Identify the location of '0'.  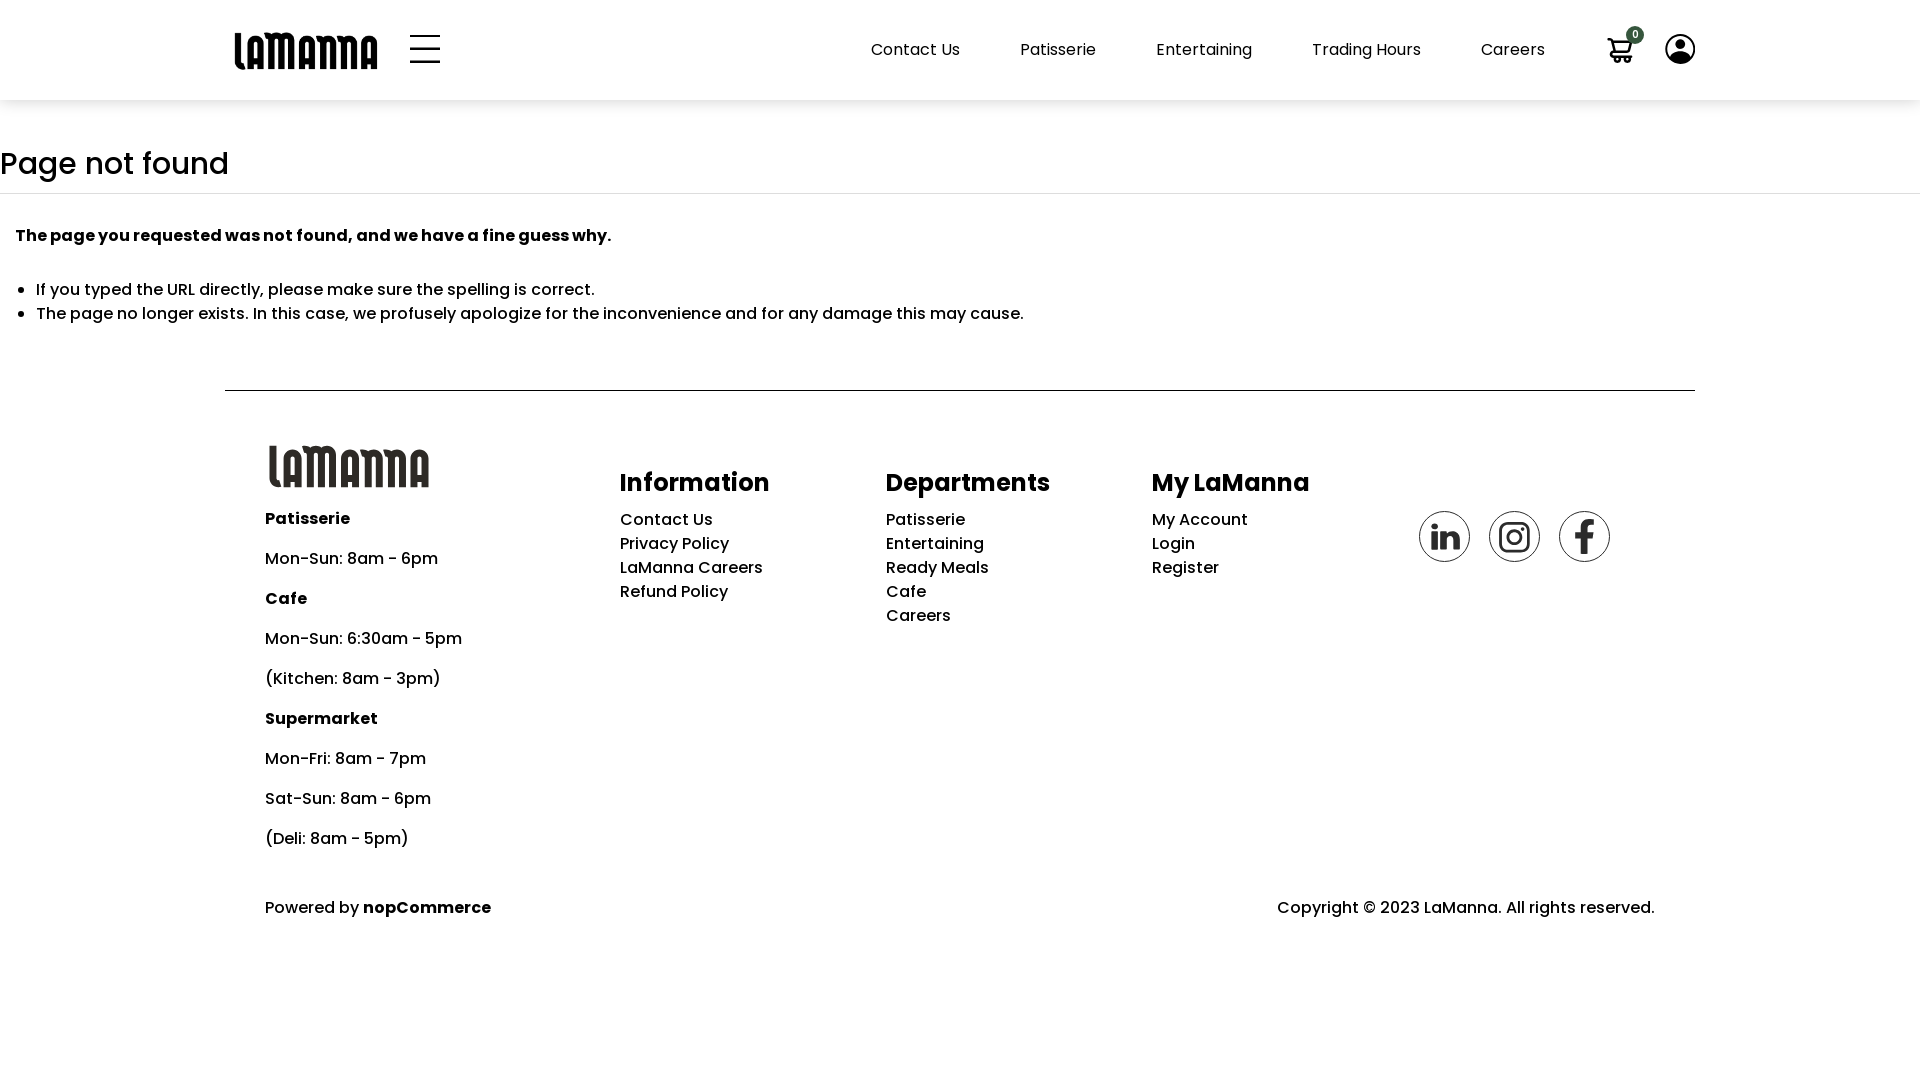
(1620, 49).